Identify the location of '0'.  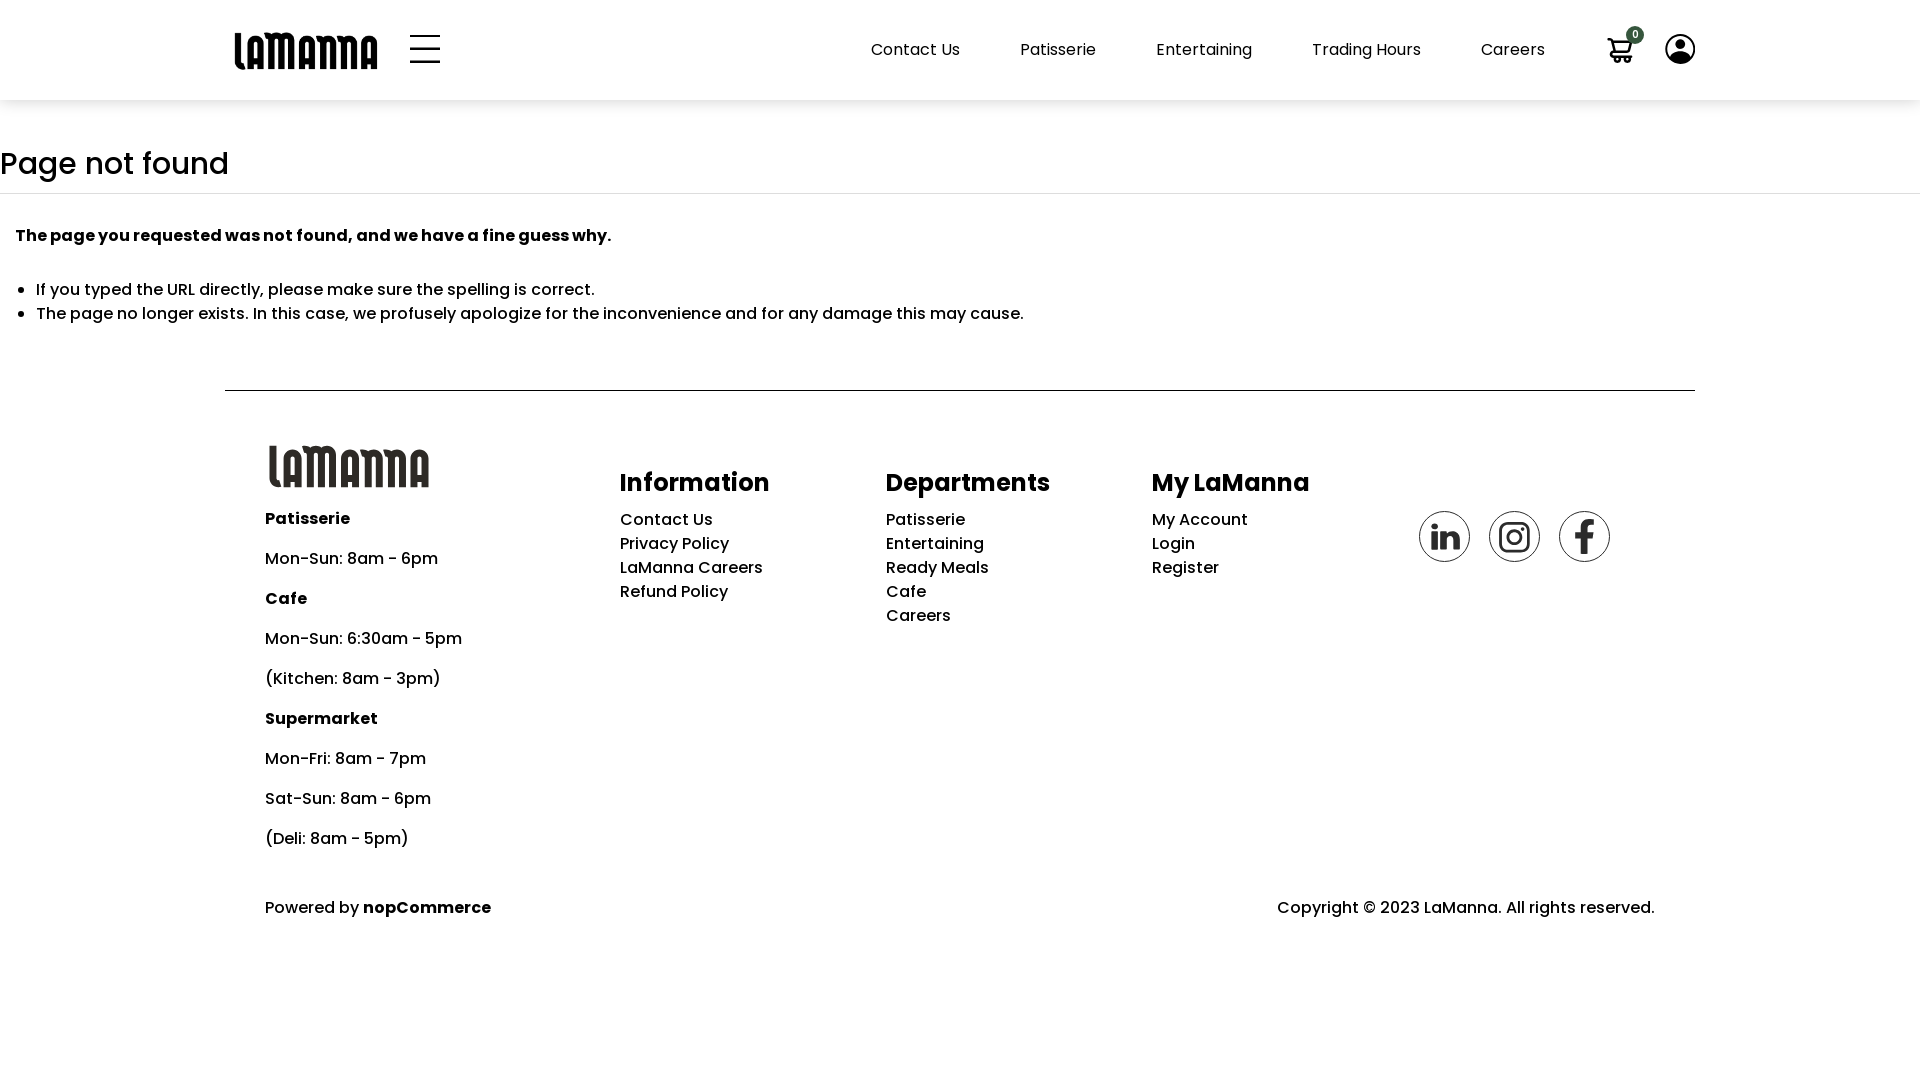
(1620, 49).